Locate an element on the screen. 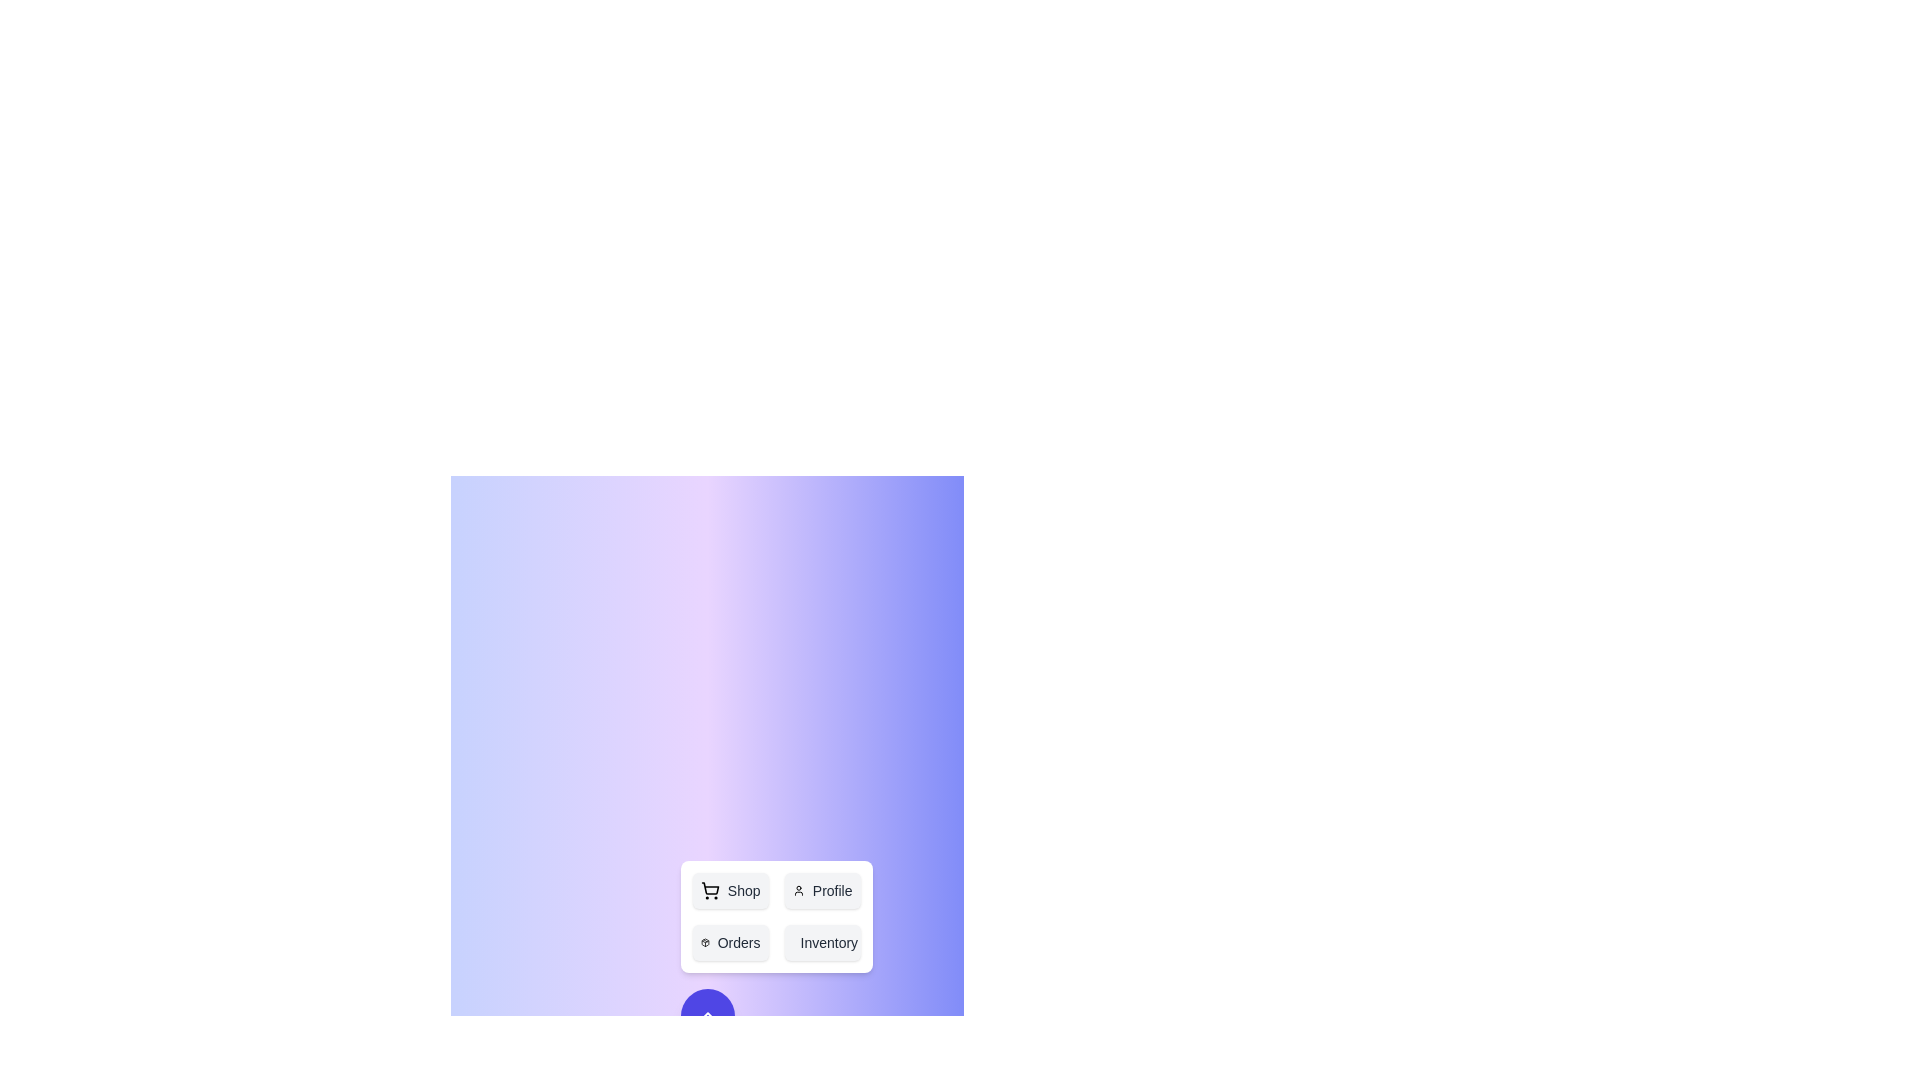 The height and width of the screenshot is (1080, 1920). the 'Shop' button is located at coordinates (729, 890).